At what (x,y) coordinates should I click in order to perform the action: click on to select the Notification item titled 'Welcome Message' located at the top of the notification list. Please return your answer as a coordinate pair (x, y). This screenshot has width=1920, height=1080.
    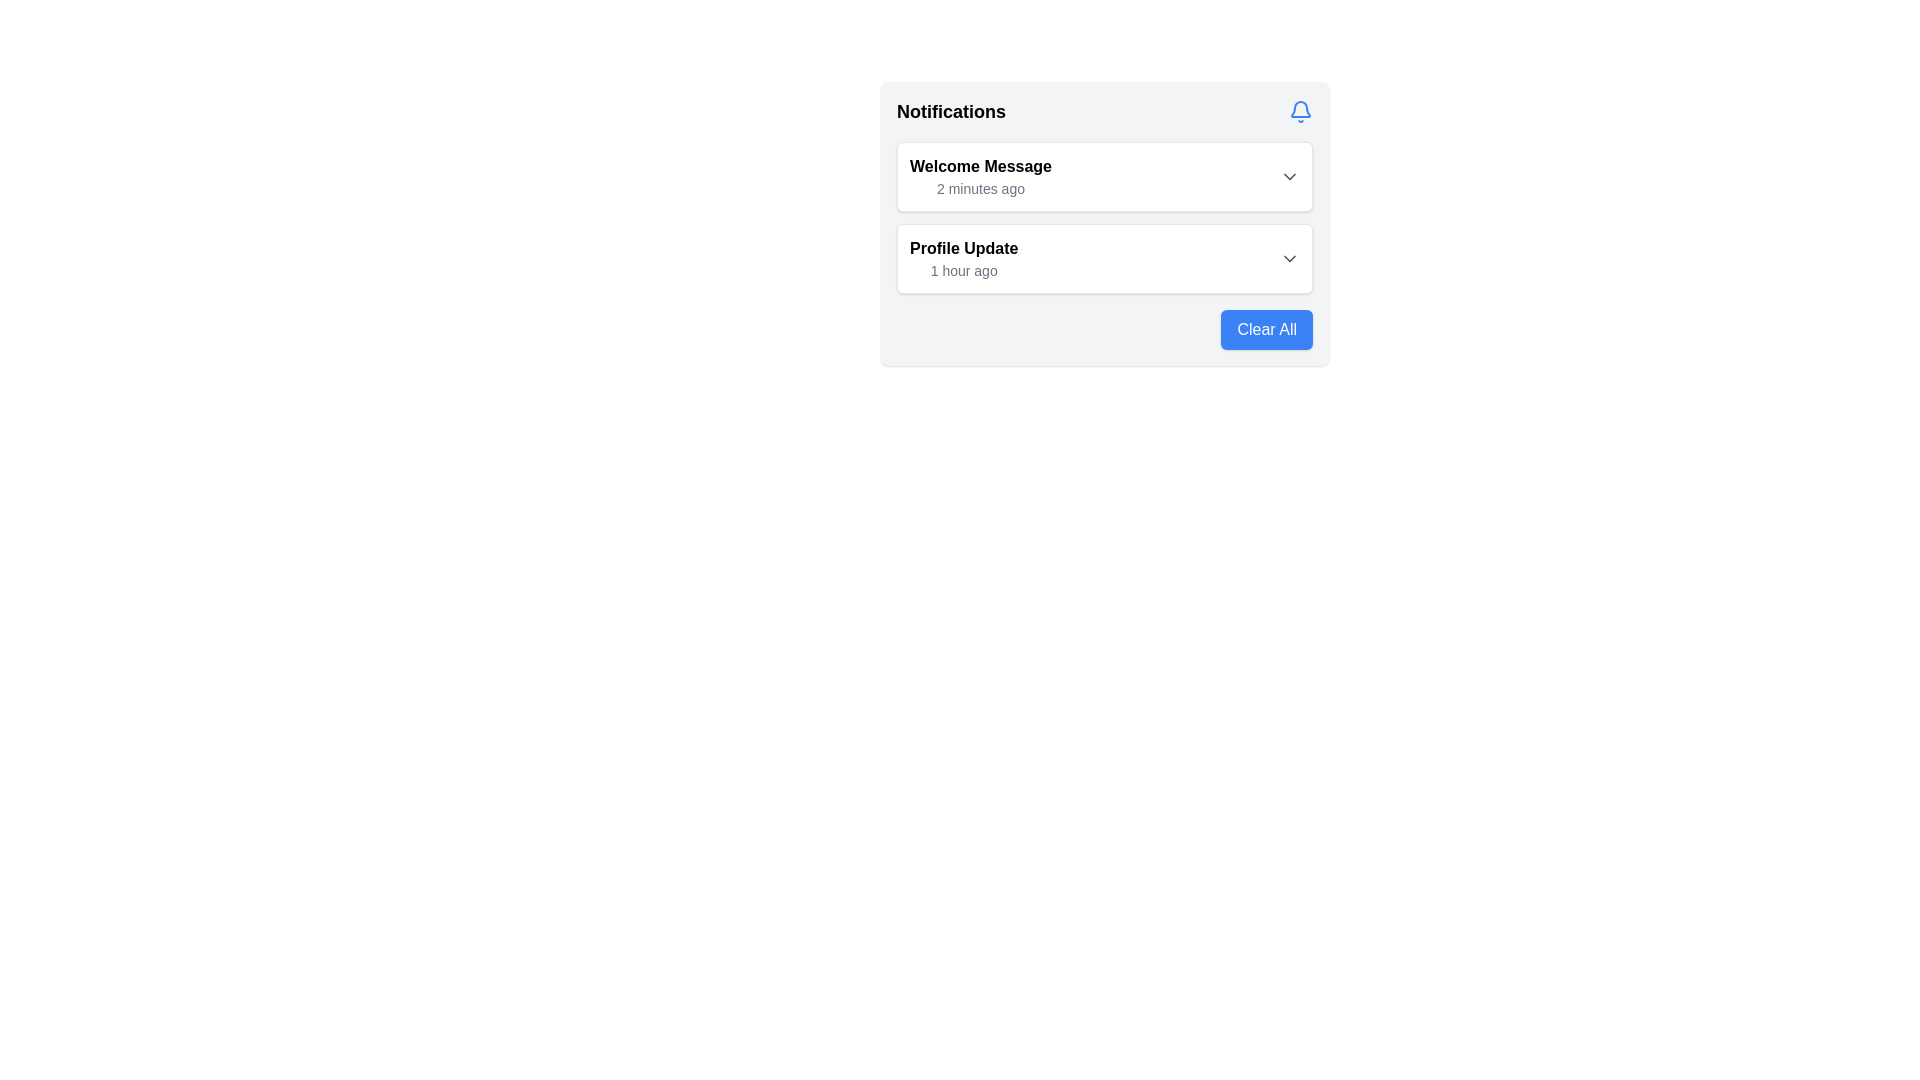
    Looking at the image, I should click on (1103, 176).